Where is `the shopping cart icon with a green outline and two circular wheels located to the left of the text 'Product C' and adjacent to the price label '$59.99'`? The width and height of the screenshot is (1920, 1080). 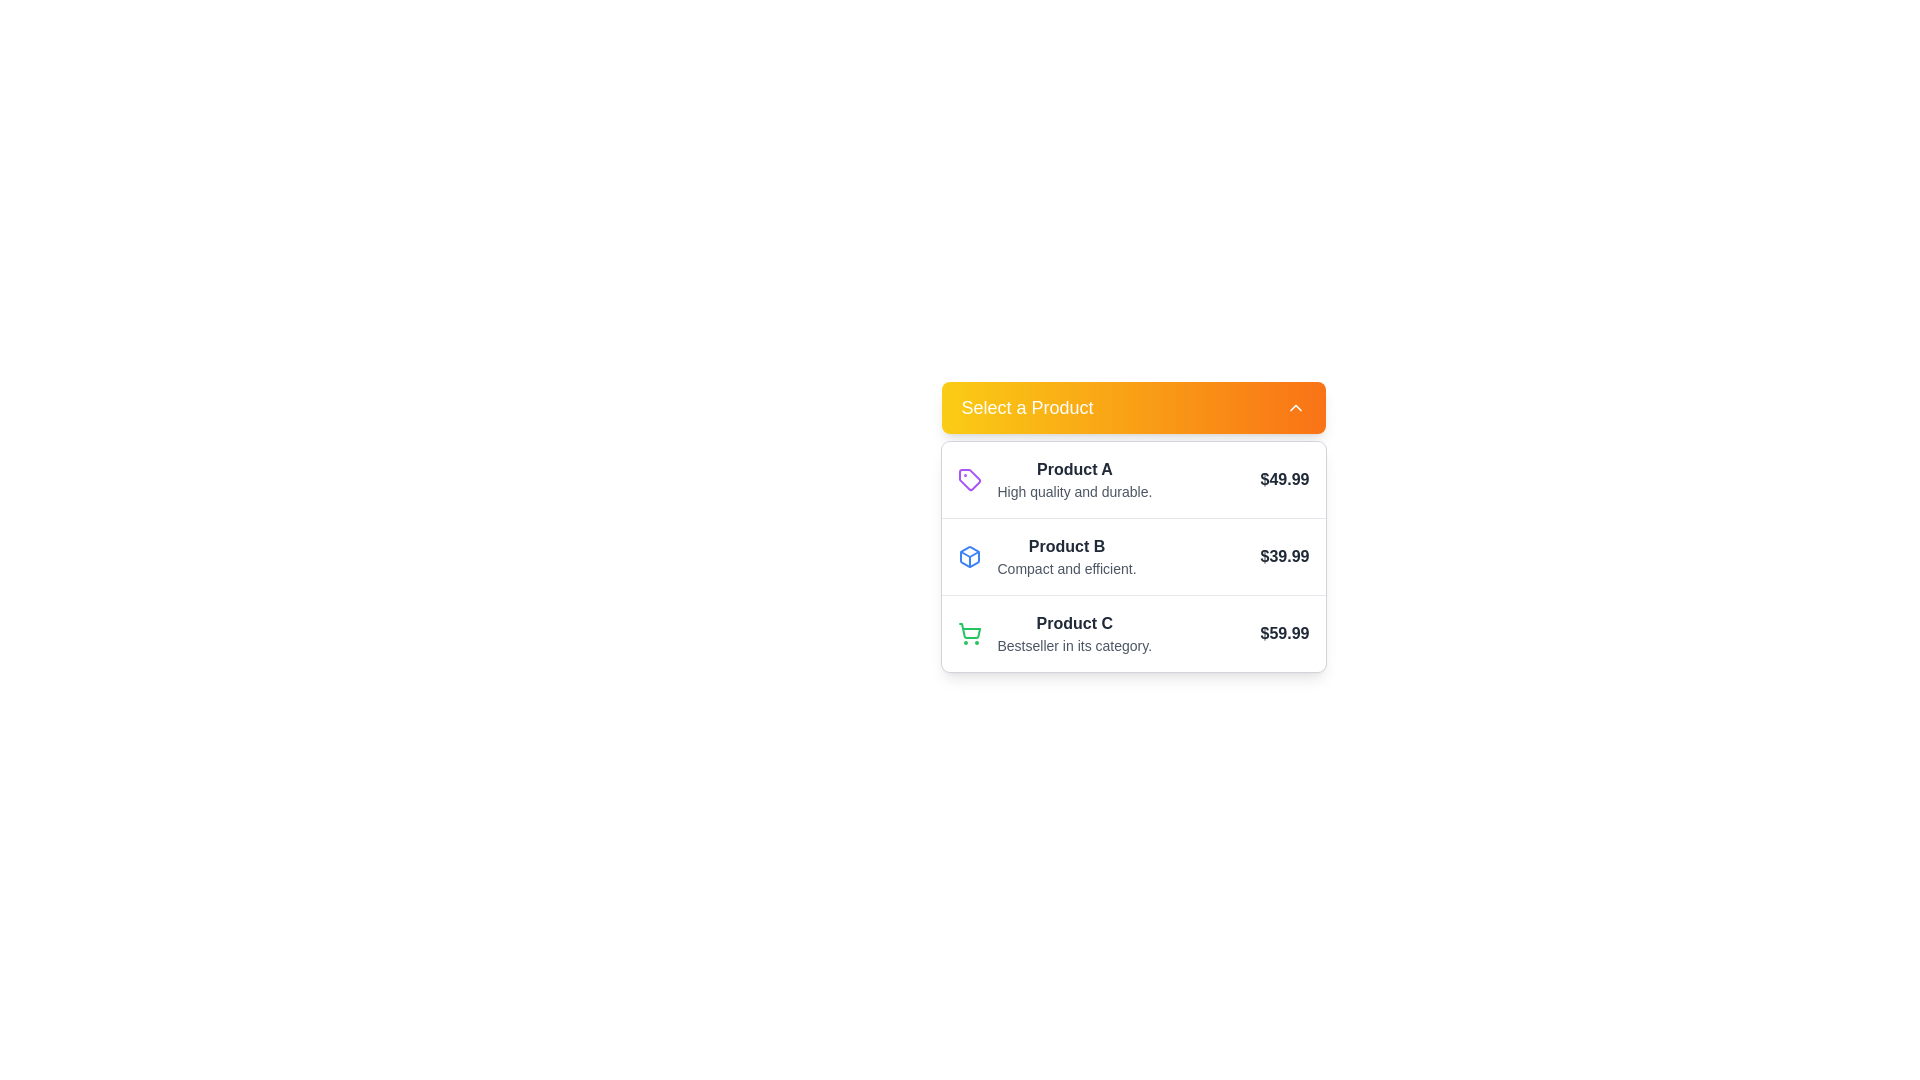
the shopping cart icon with a green outline and two circular wheels located to the left of the text 'Product C' and adjacent to the price label '$59.99' is located at coordinates (969, 633).